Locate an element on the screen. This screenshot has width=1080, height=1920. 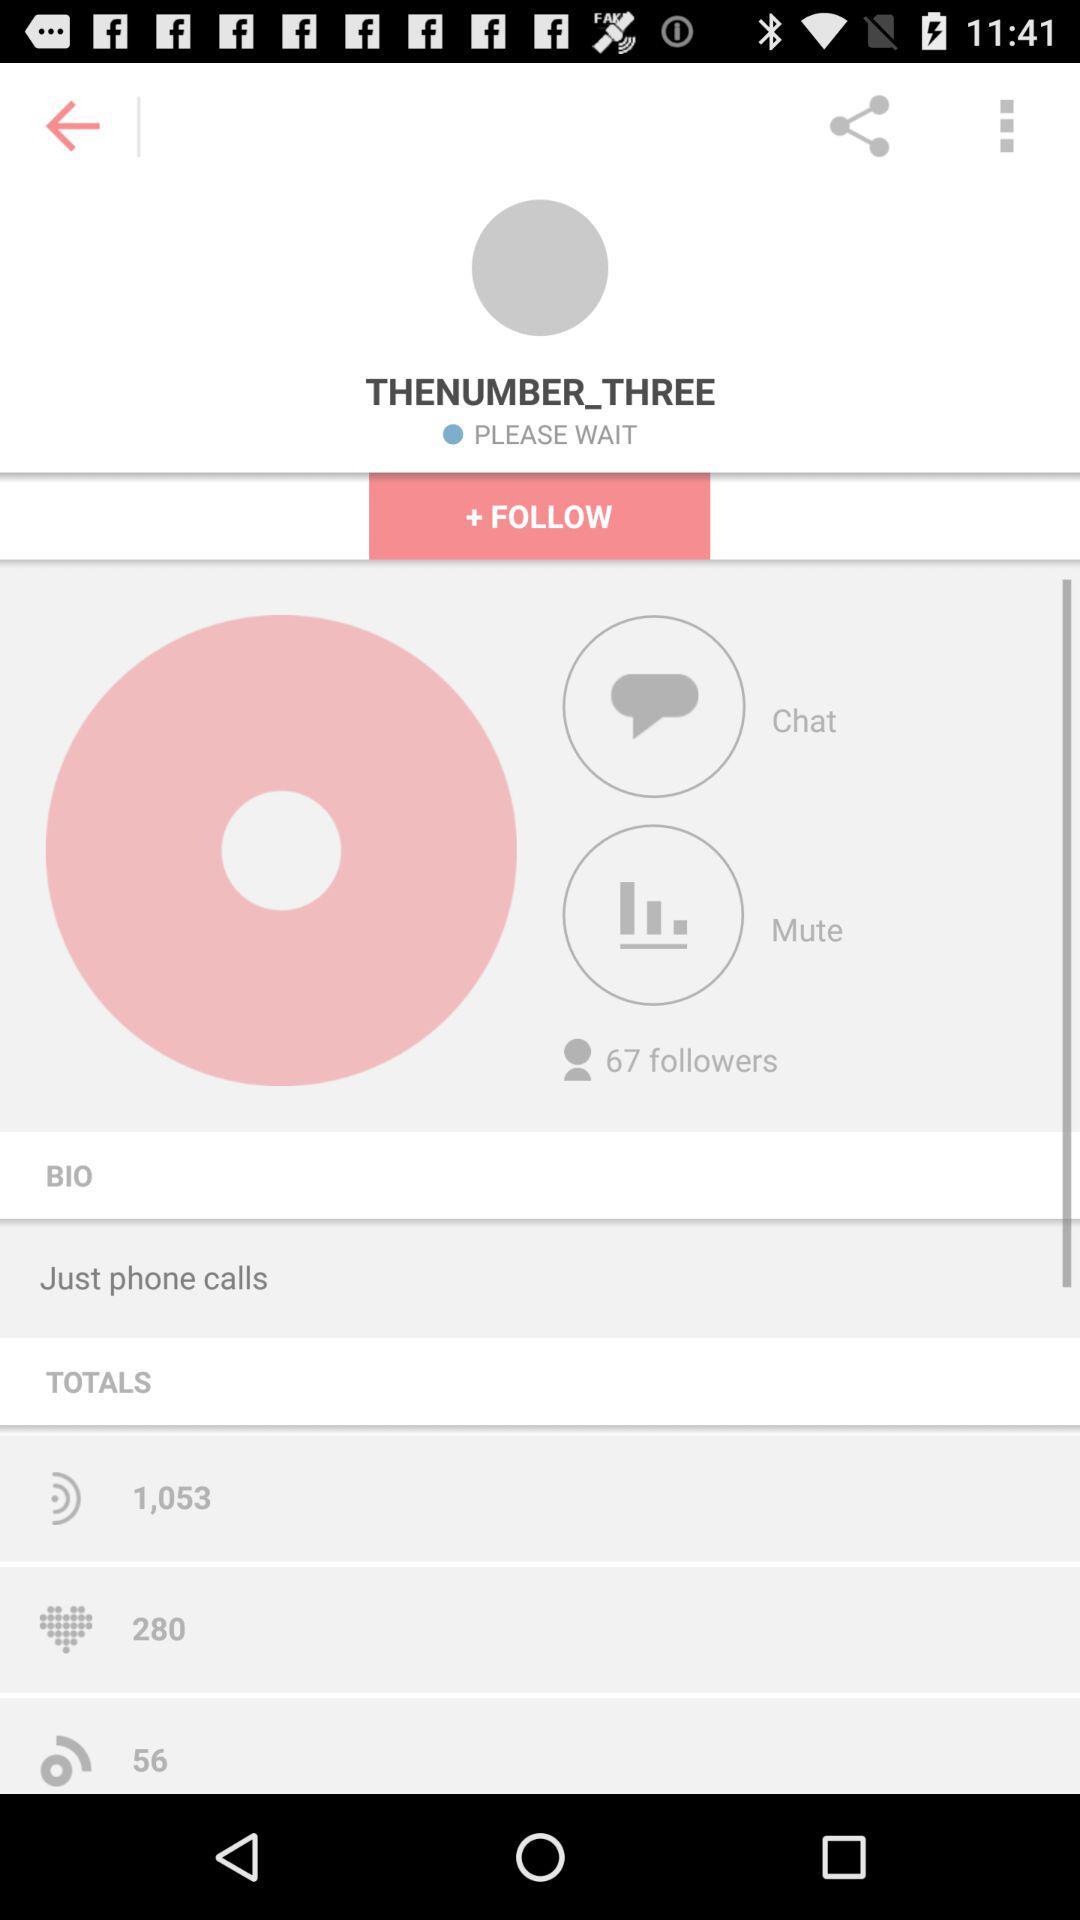
utilize chat feature is located at coordinates (654, 706).